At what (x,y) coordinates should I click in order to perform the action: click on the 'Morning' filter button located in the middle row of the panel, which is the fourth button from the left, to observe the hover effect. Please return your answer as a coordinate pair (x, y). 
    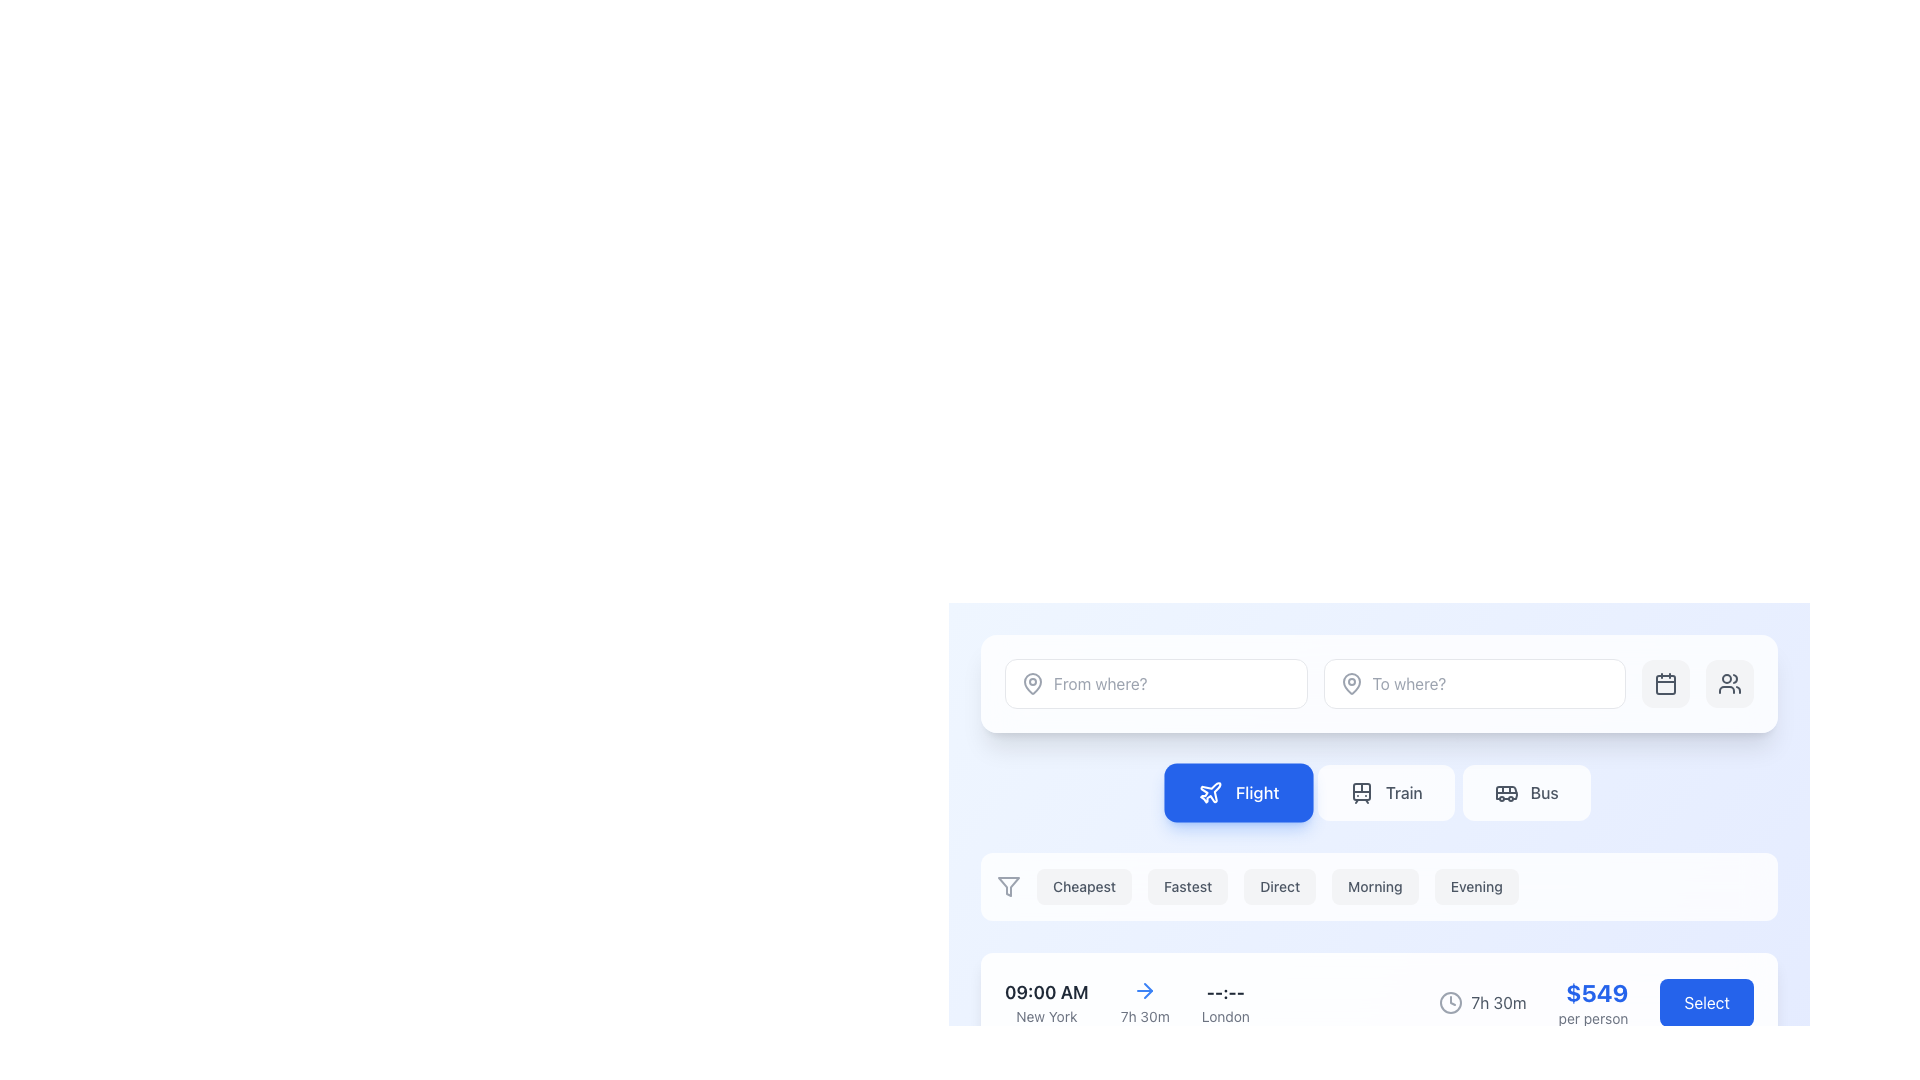
    Looking at the image, I should click on (1374, 886).